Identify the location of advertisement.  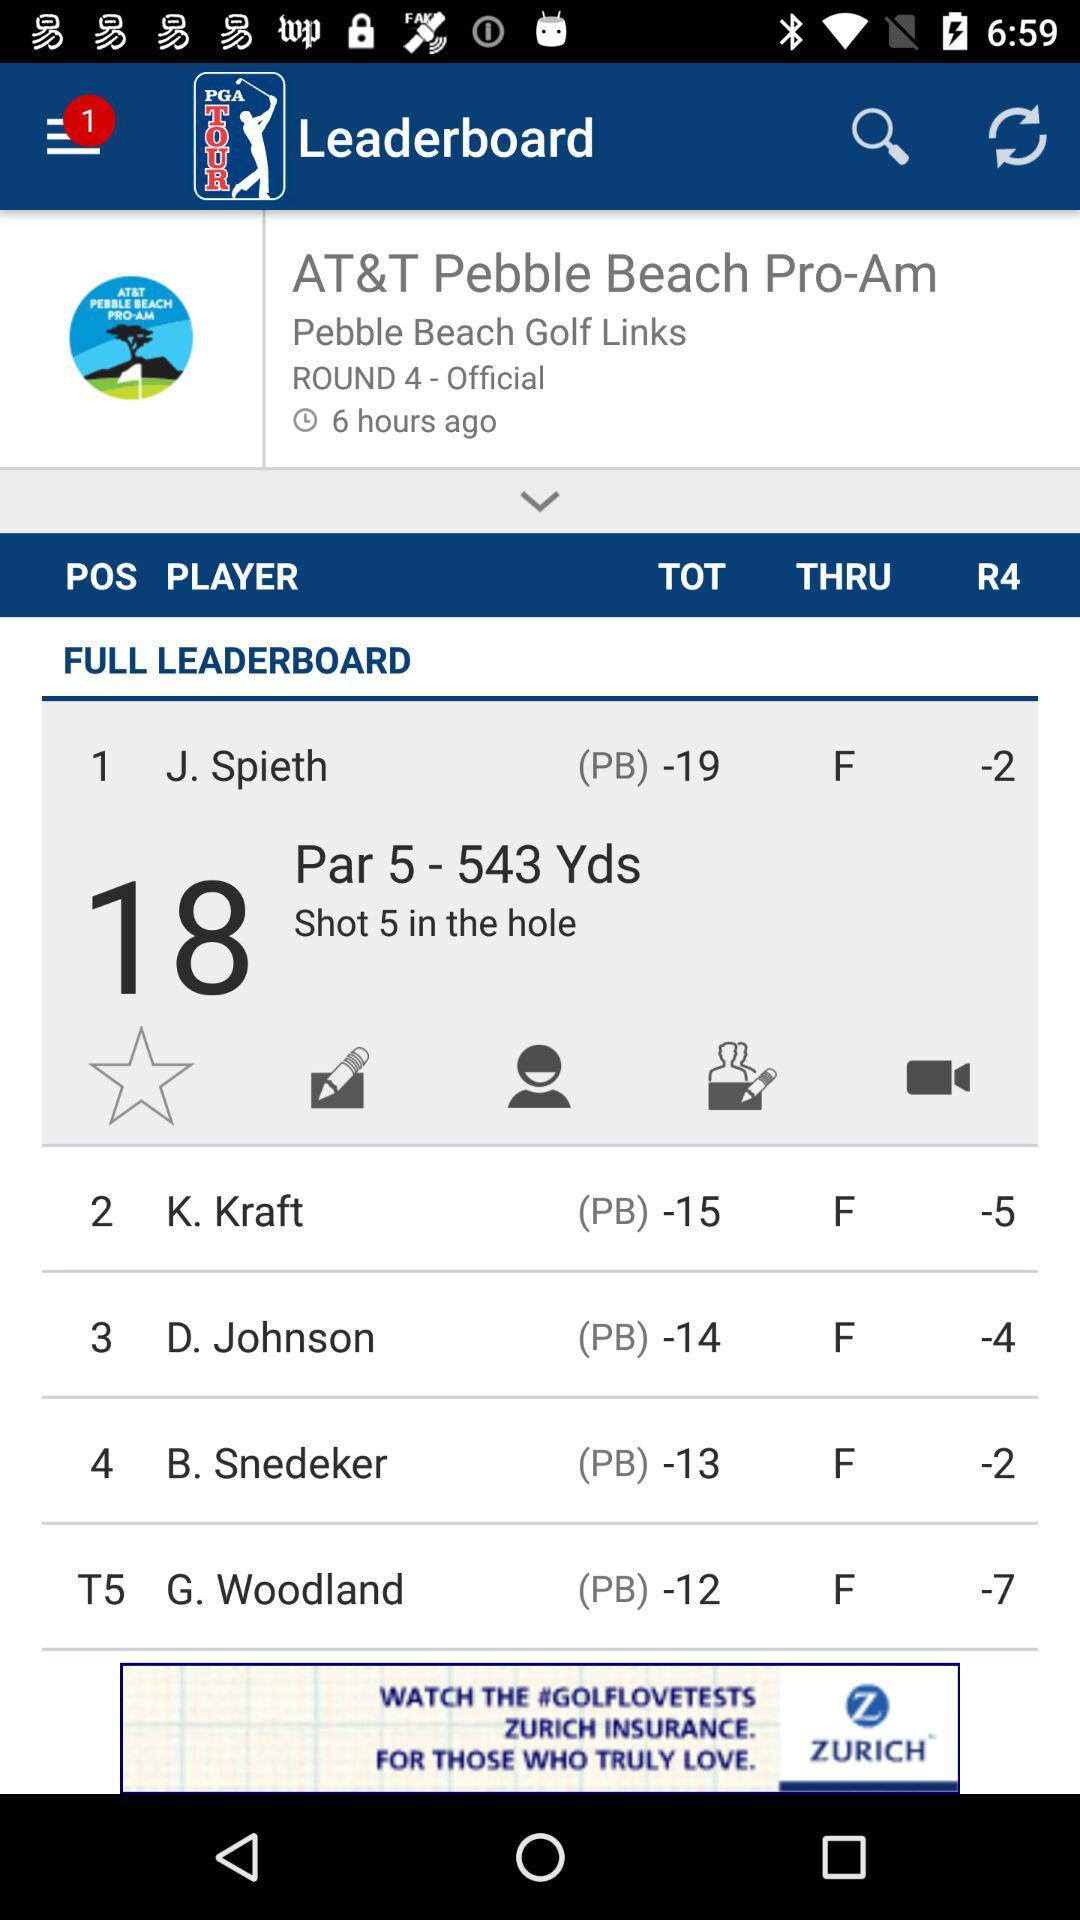
(339, 1074).